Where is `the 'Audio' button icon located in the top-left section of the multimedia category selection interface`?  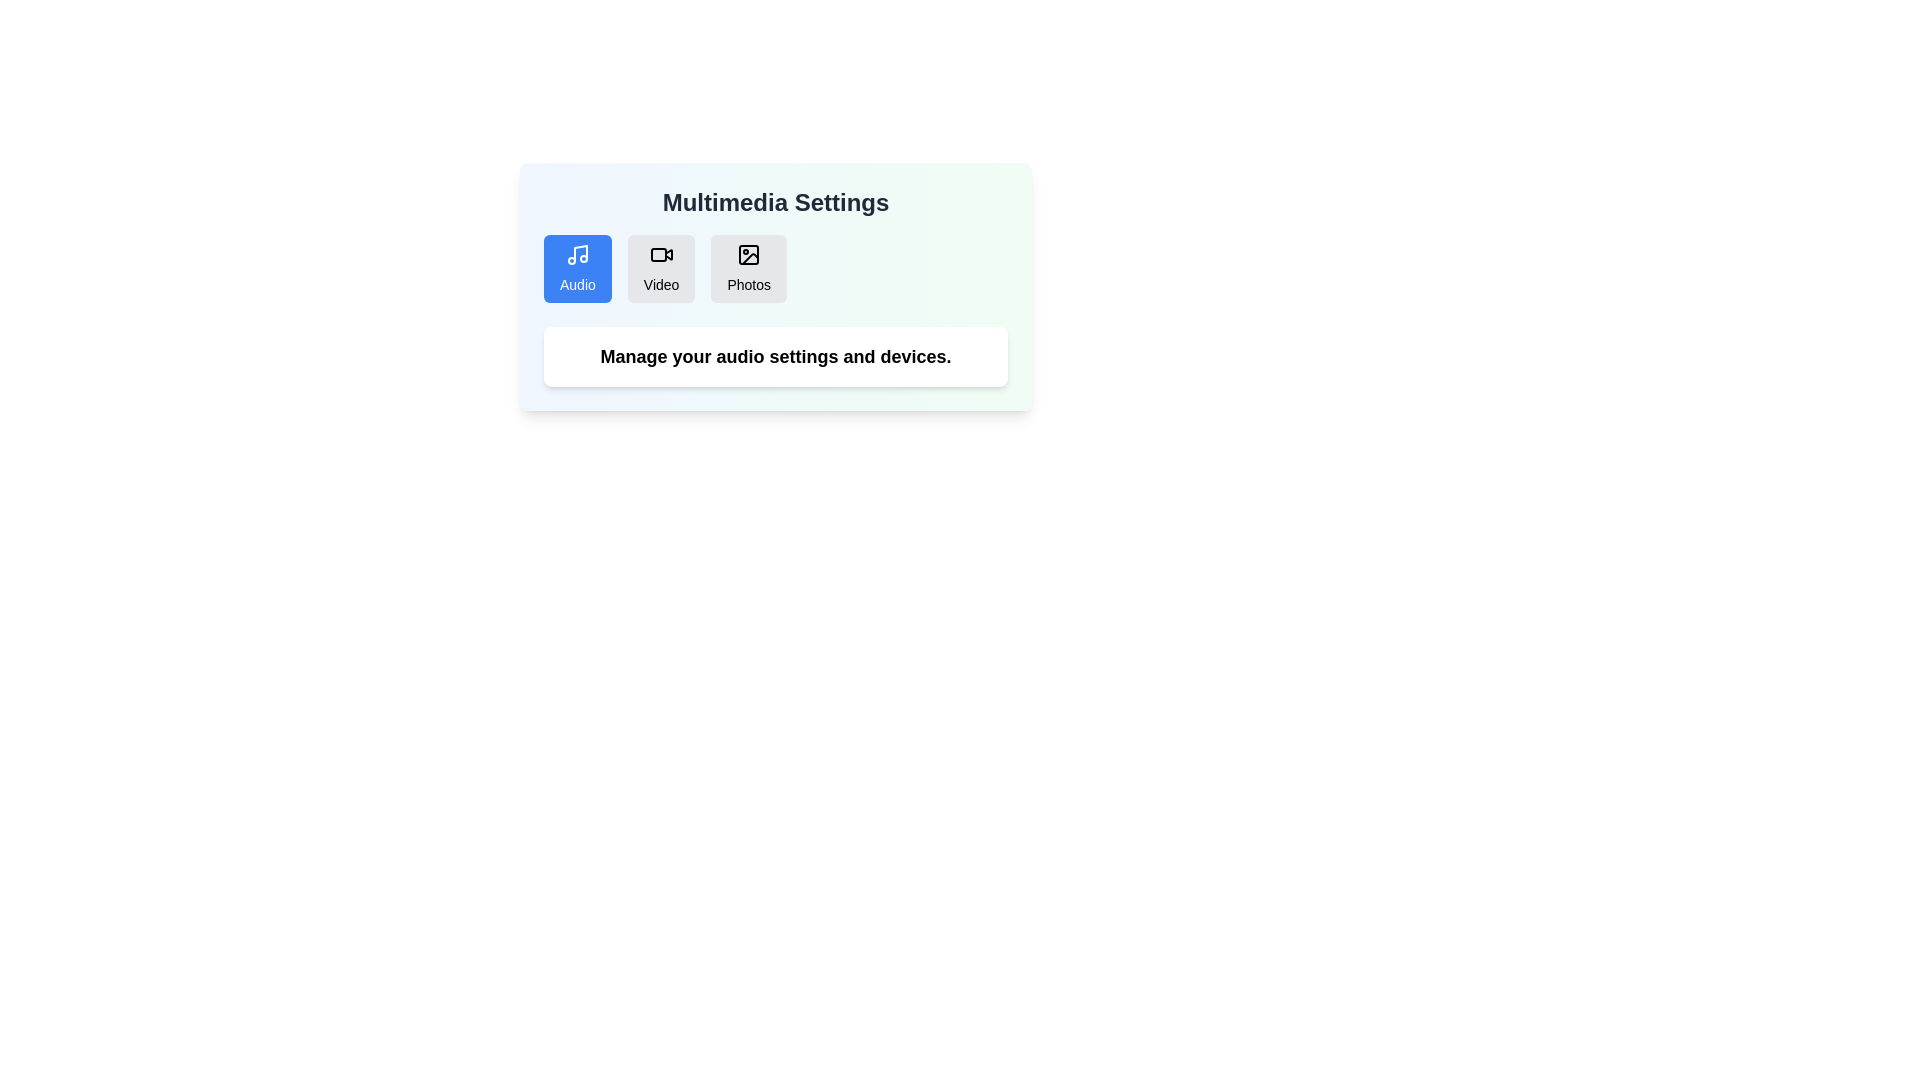 the 'Audio' button icon located in the top-left section of the multimedia category selection interface is located at coordinates (576, 253).